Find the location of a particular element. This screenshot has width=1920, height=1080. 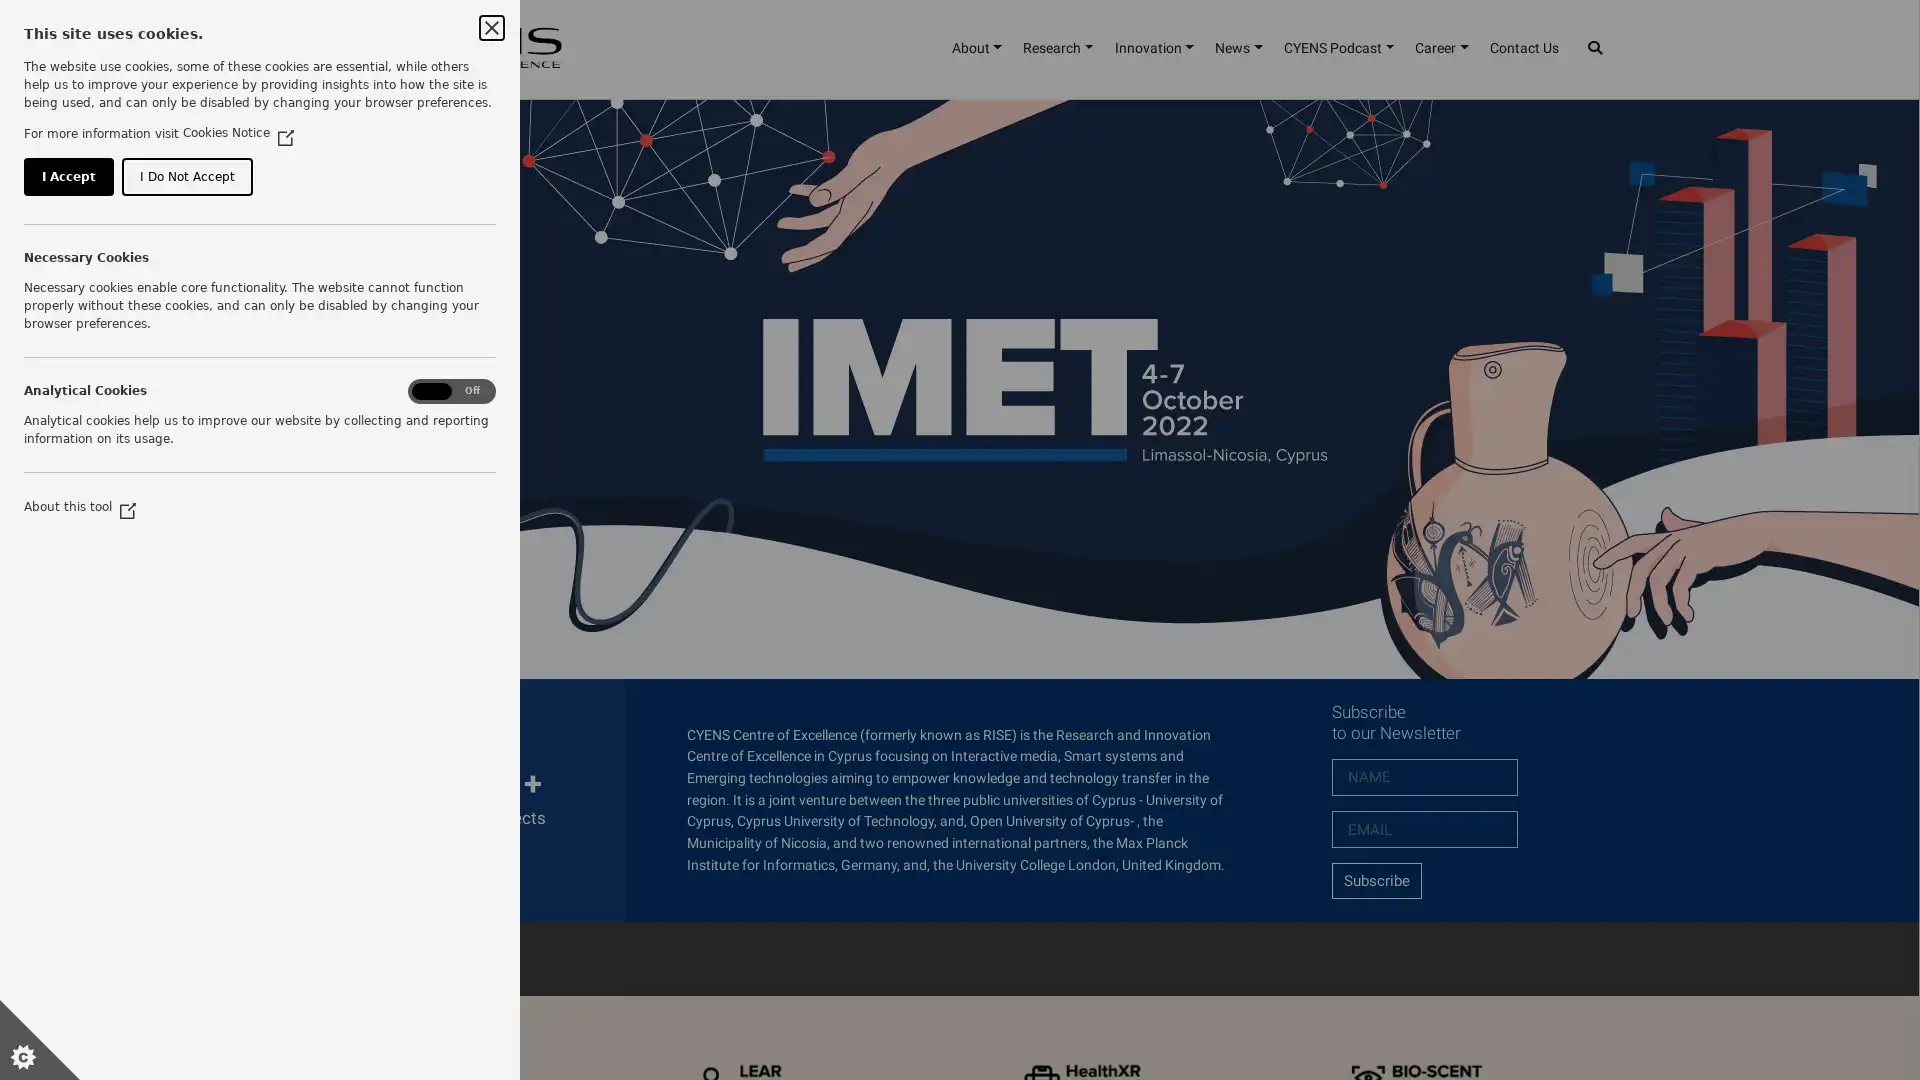

Subscribe is located at coordinates (1375, 879).